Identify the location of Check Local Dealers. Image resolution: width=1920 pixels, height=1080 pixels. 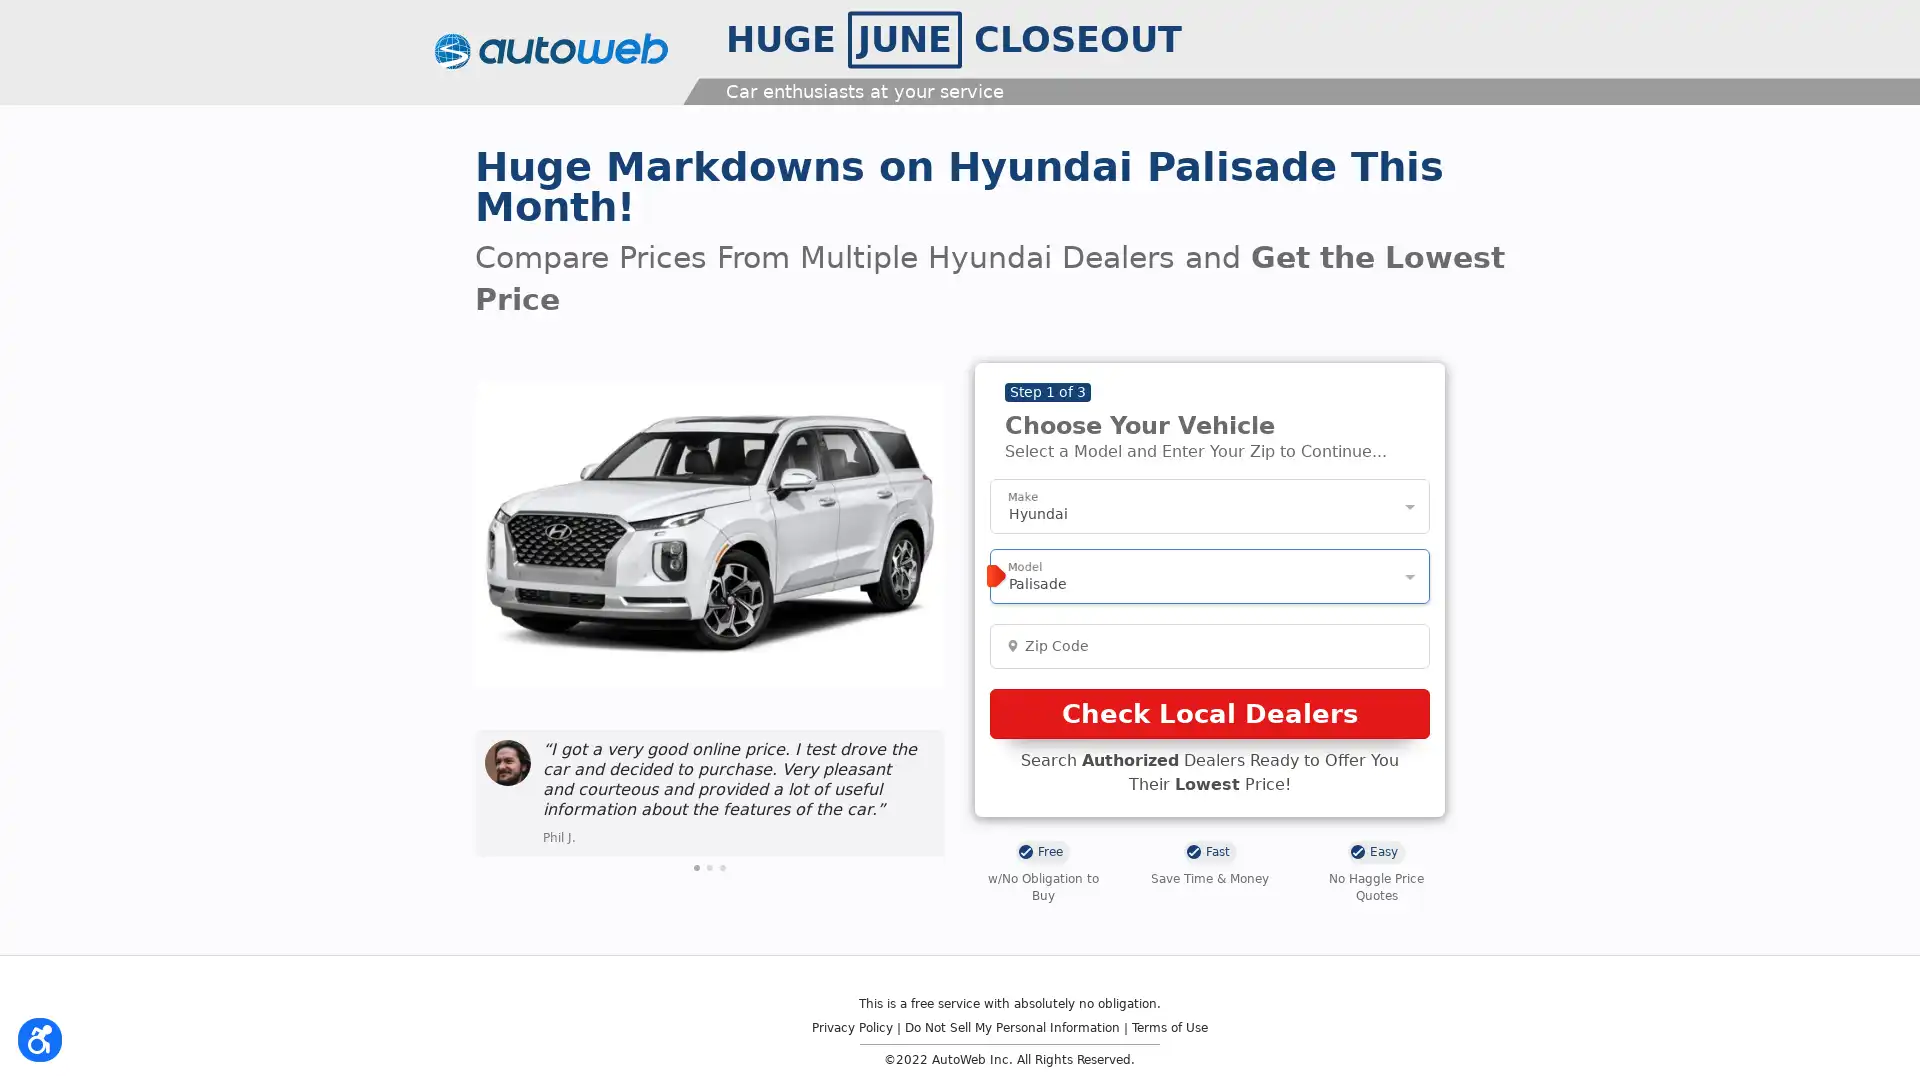
(1208, 712).